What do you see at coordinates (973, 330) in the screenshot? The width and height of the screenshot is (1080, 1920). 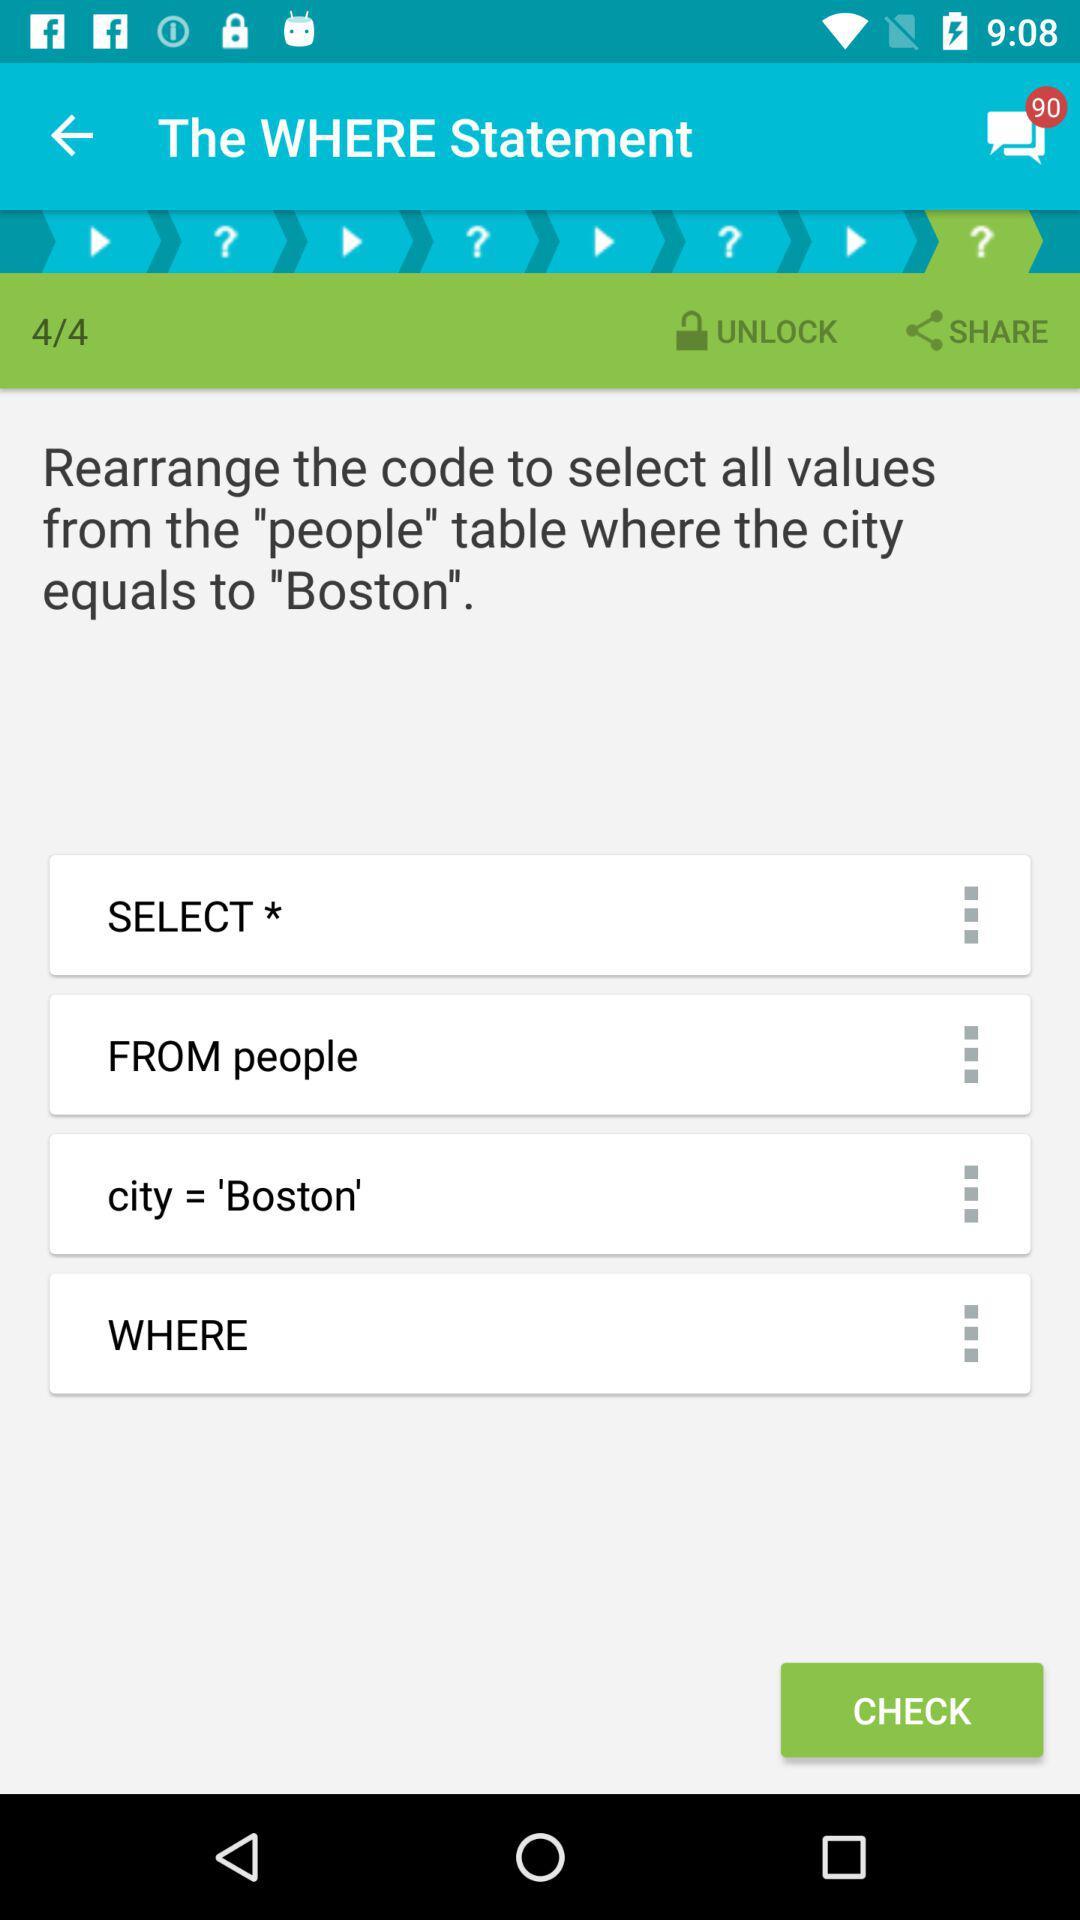 I see `the icon above rearrange the code` at bounding box center [973, 330].